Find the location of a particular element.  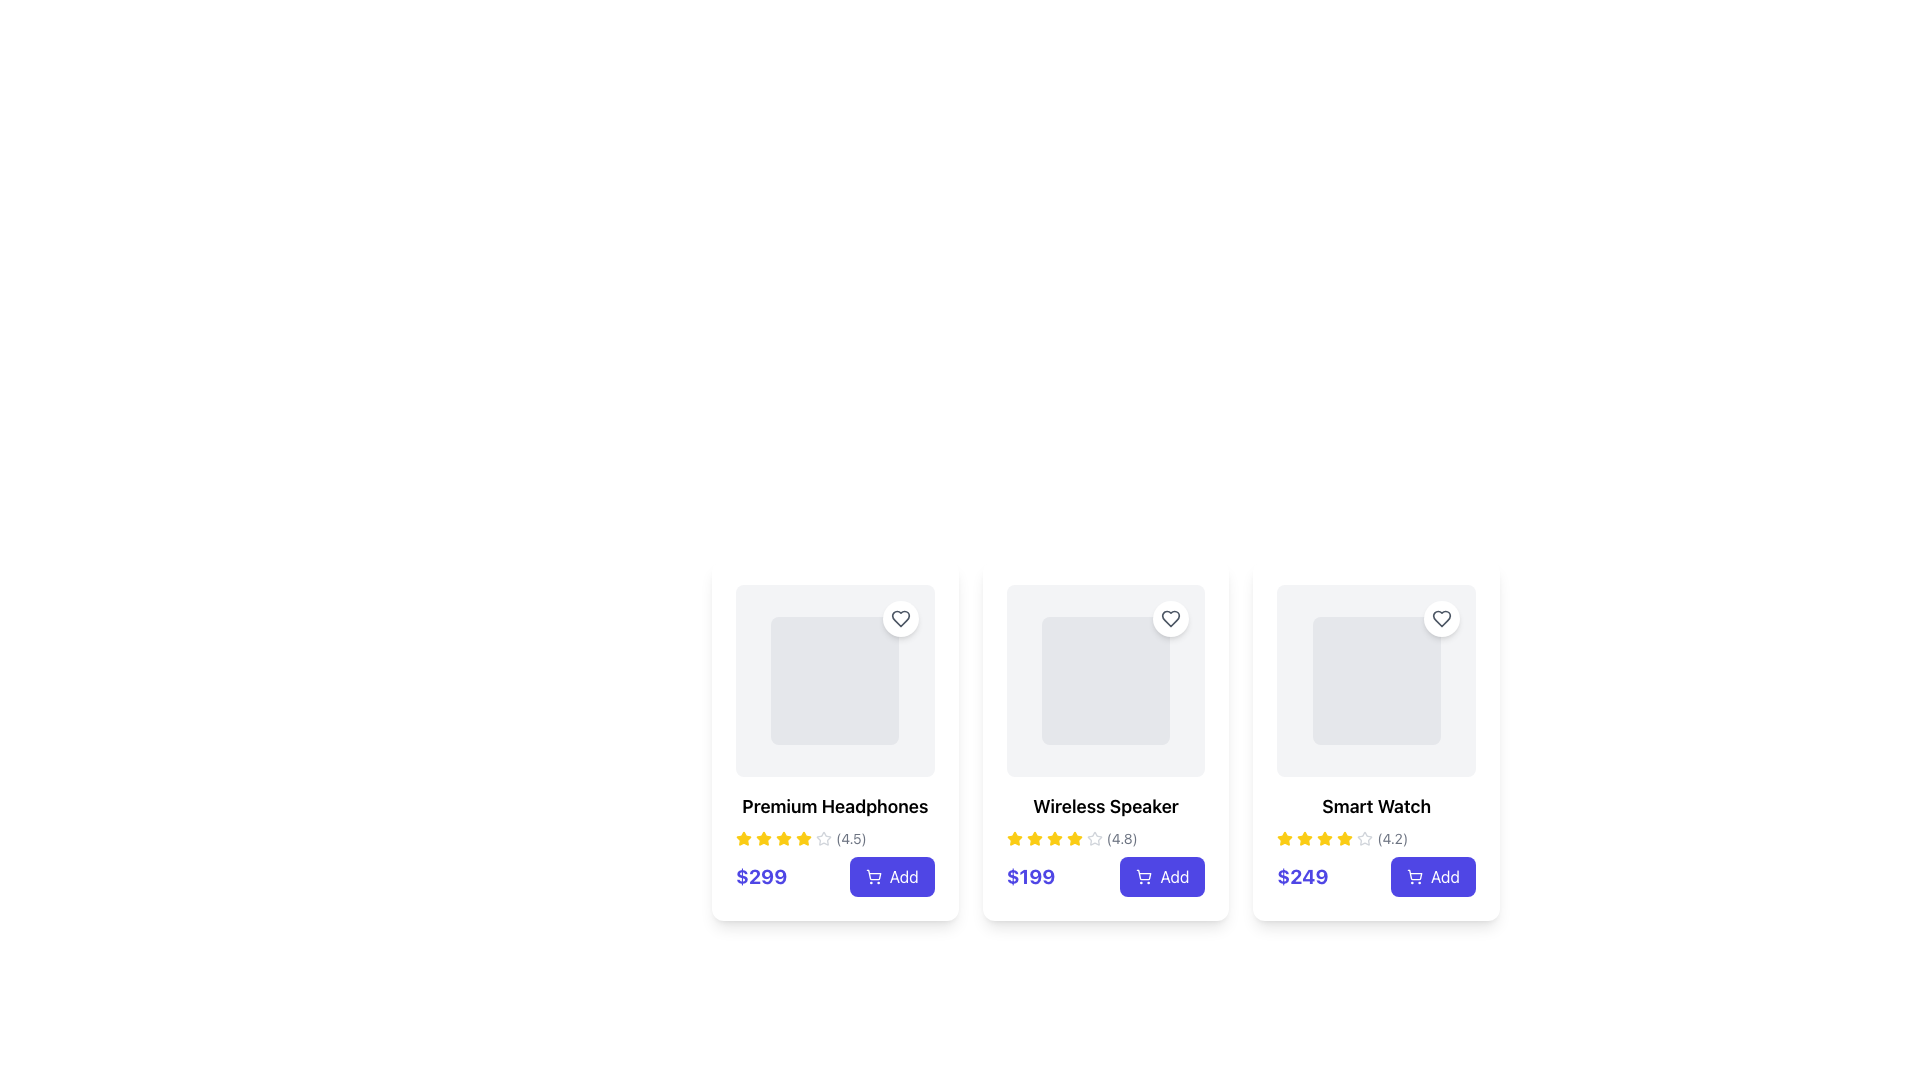

the static text label displaying 'Wireless Speaker', which is styled in bold and slightly large font, located in the second product card below the image placeholder is located at coordinates (1104, 805).